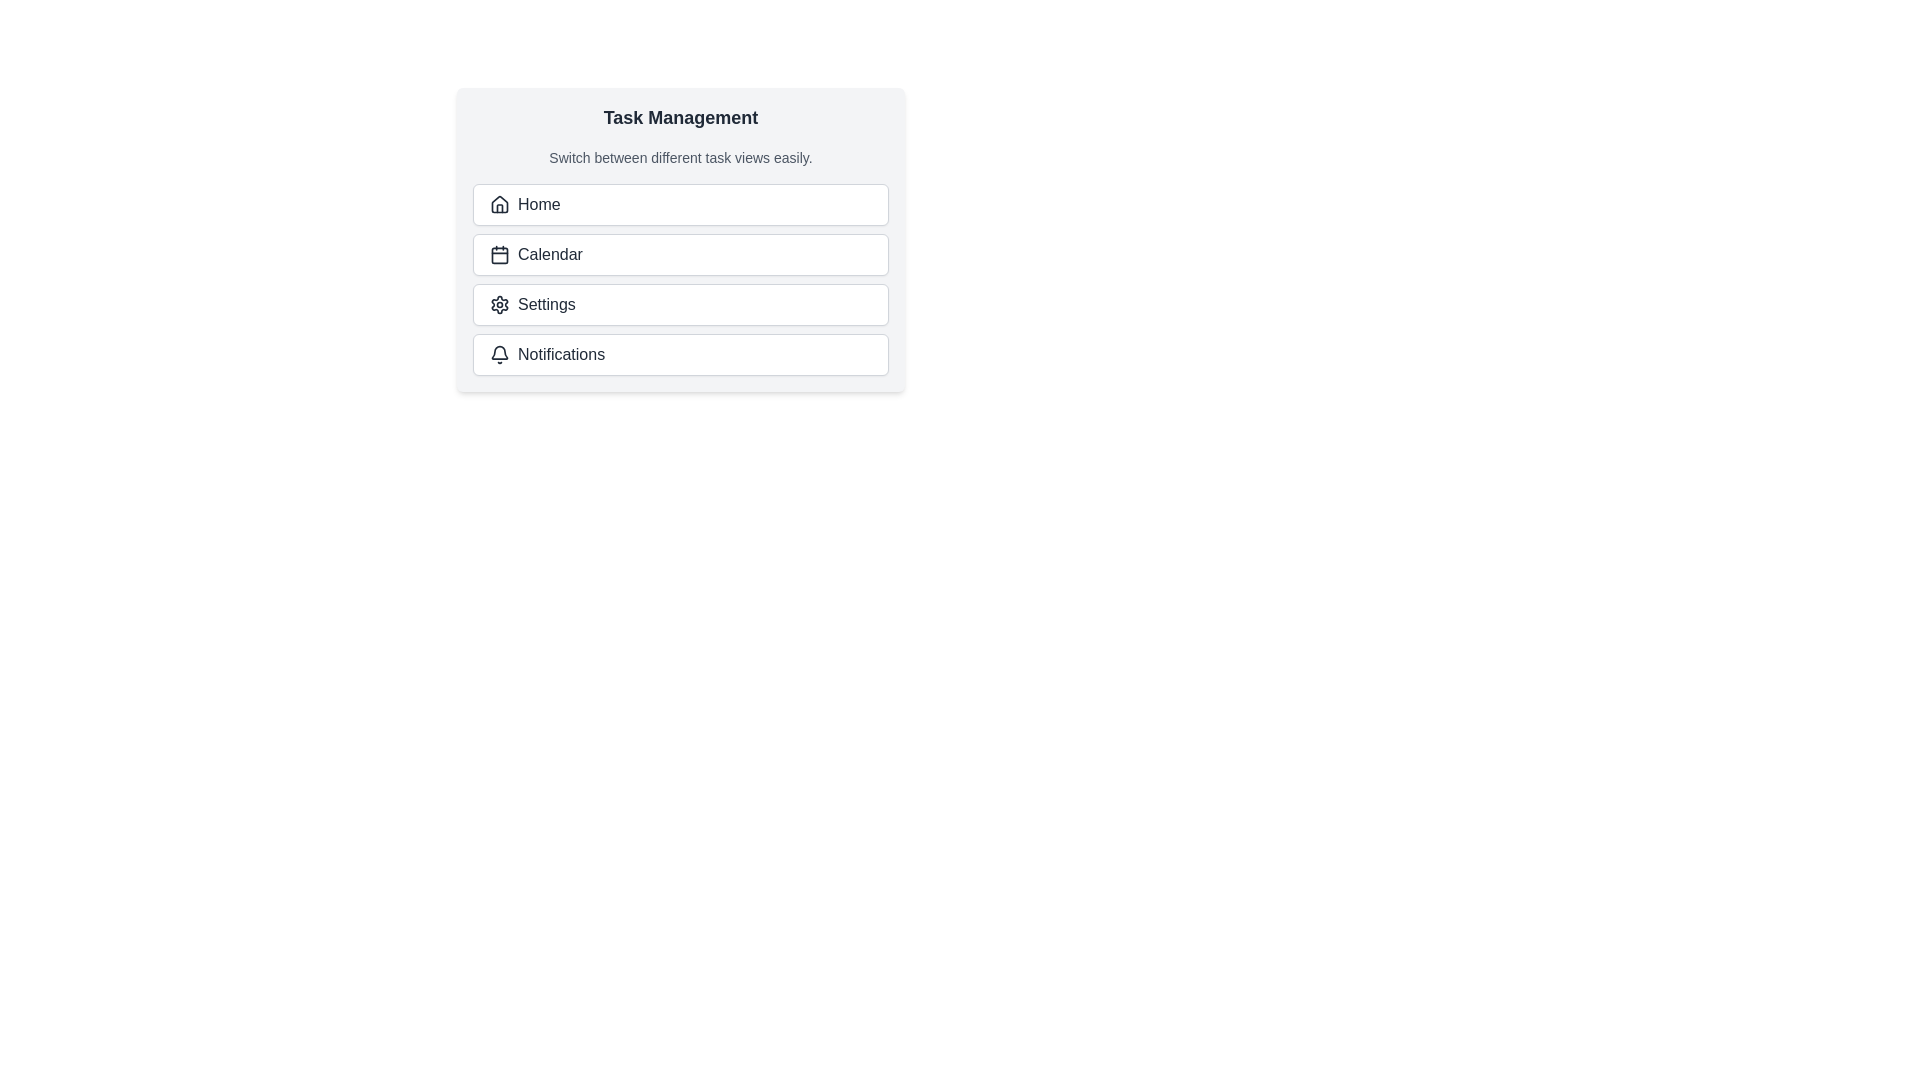 This screenshot has width=1920, height=1080. What do you see at coordinates (550, 253) in the screenshot?
I see `the 'Calendar' text label which is part of the second button-like element in a vertical menu list` at bounding box center [550, 253].